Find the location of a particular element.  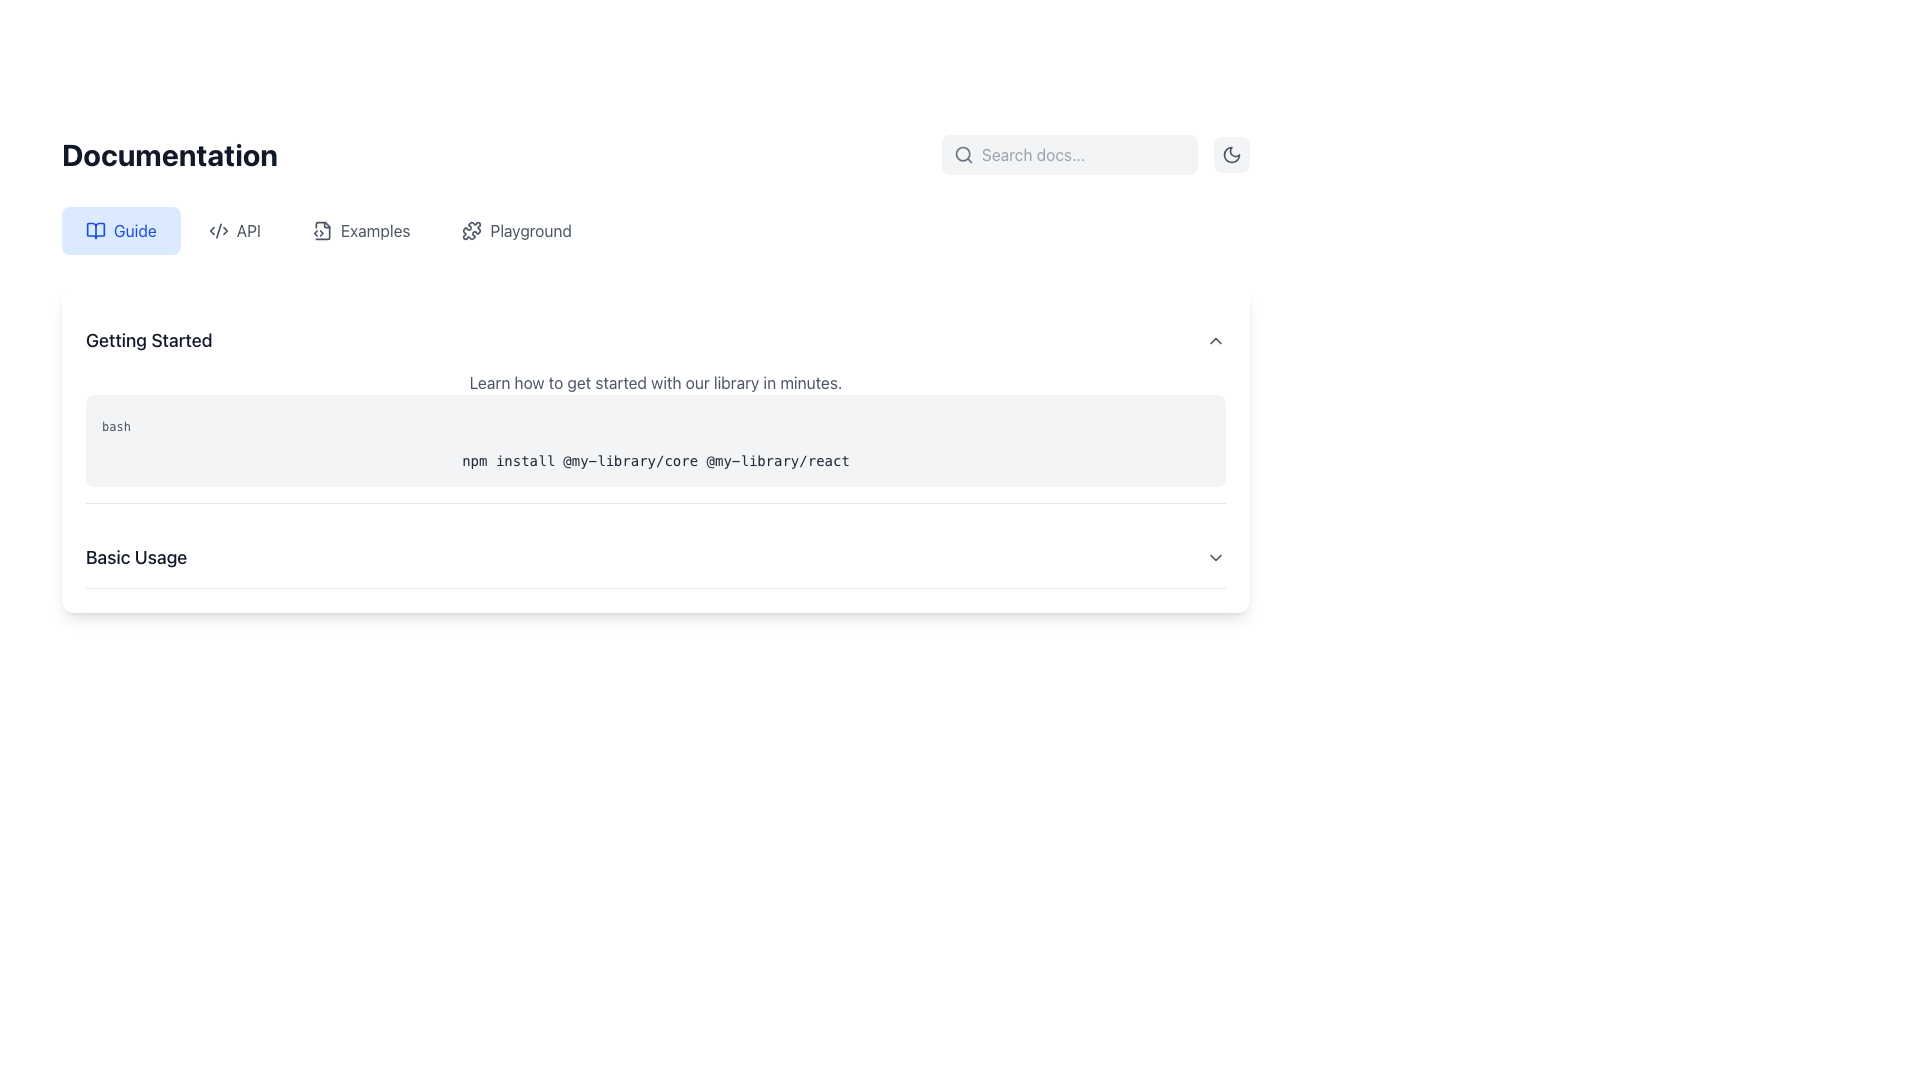

the rounded square-shaped button with a gray background and a moon icon in the center, located in the top-right corner of the UI is located at coordinates (1231, 153).